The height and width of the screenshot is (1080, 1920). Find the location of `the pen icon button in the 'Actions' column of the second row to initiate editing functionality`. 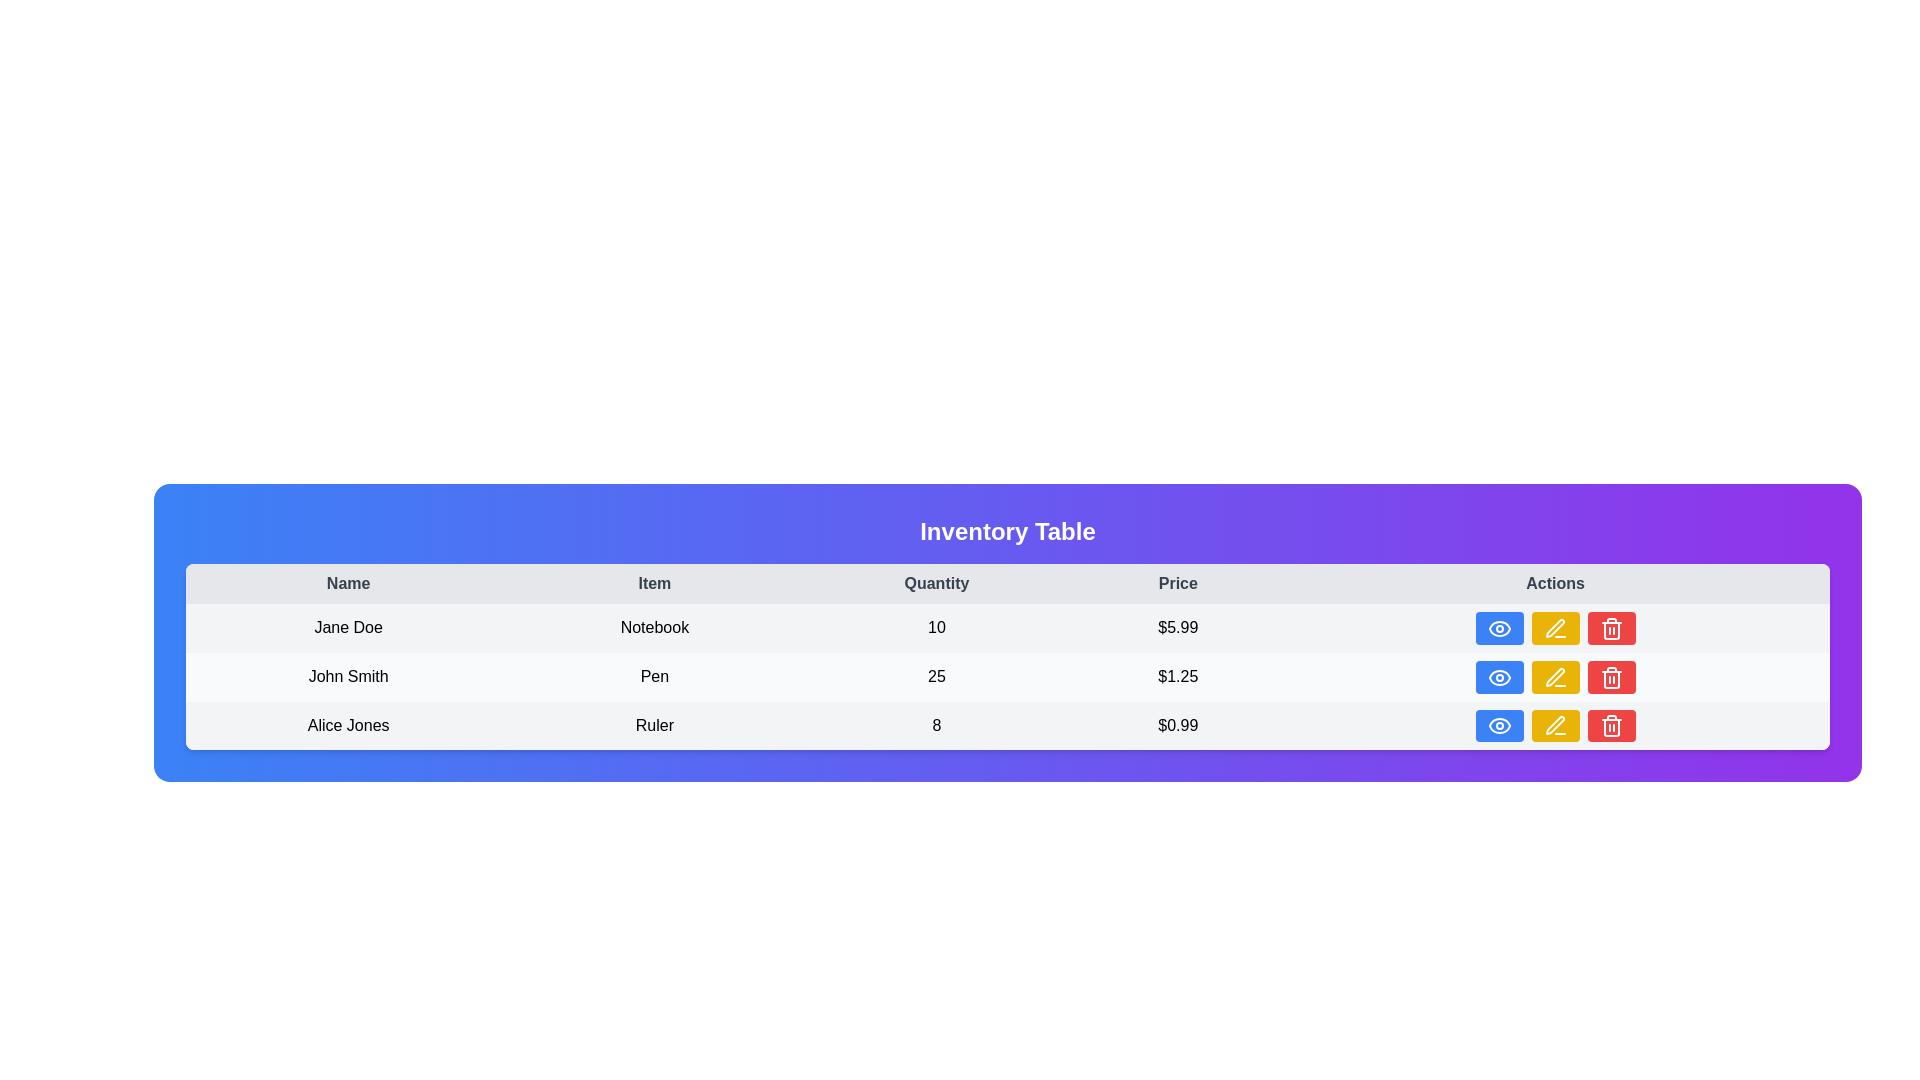

the pen icon button in the 'Actions' column of the second row to initiate editing functionality is located at coordinates (1554, 627).